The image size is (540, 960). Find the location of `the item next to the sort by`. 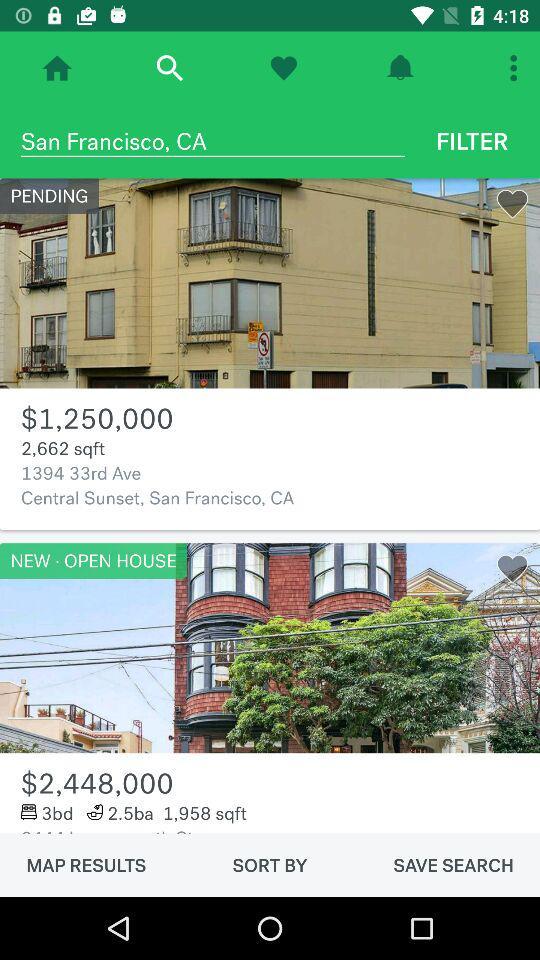

the item next to the sort by is located at coordinates (85, 864).